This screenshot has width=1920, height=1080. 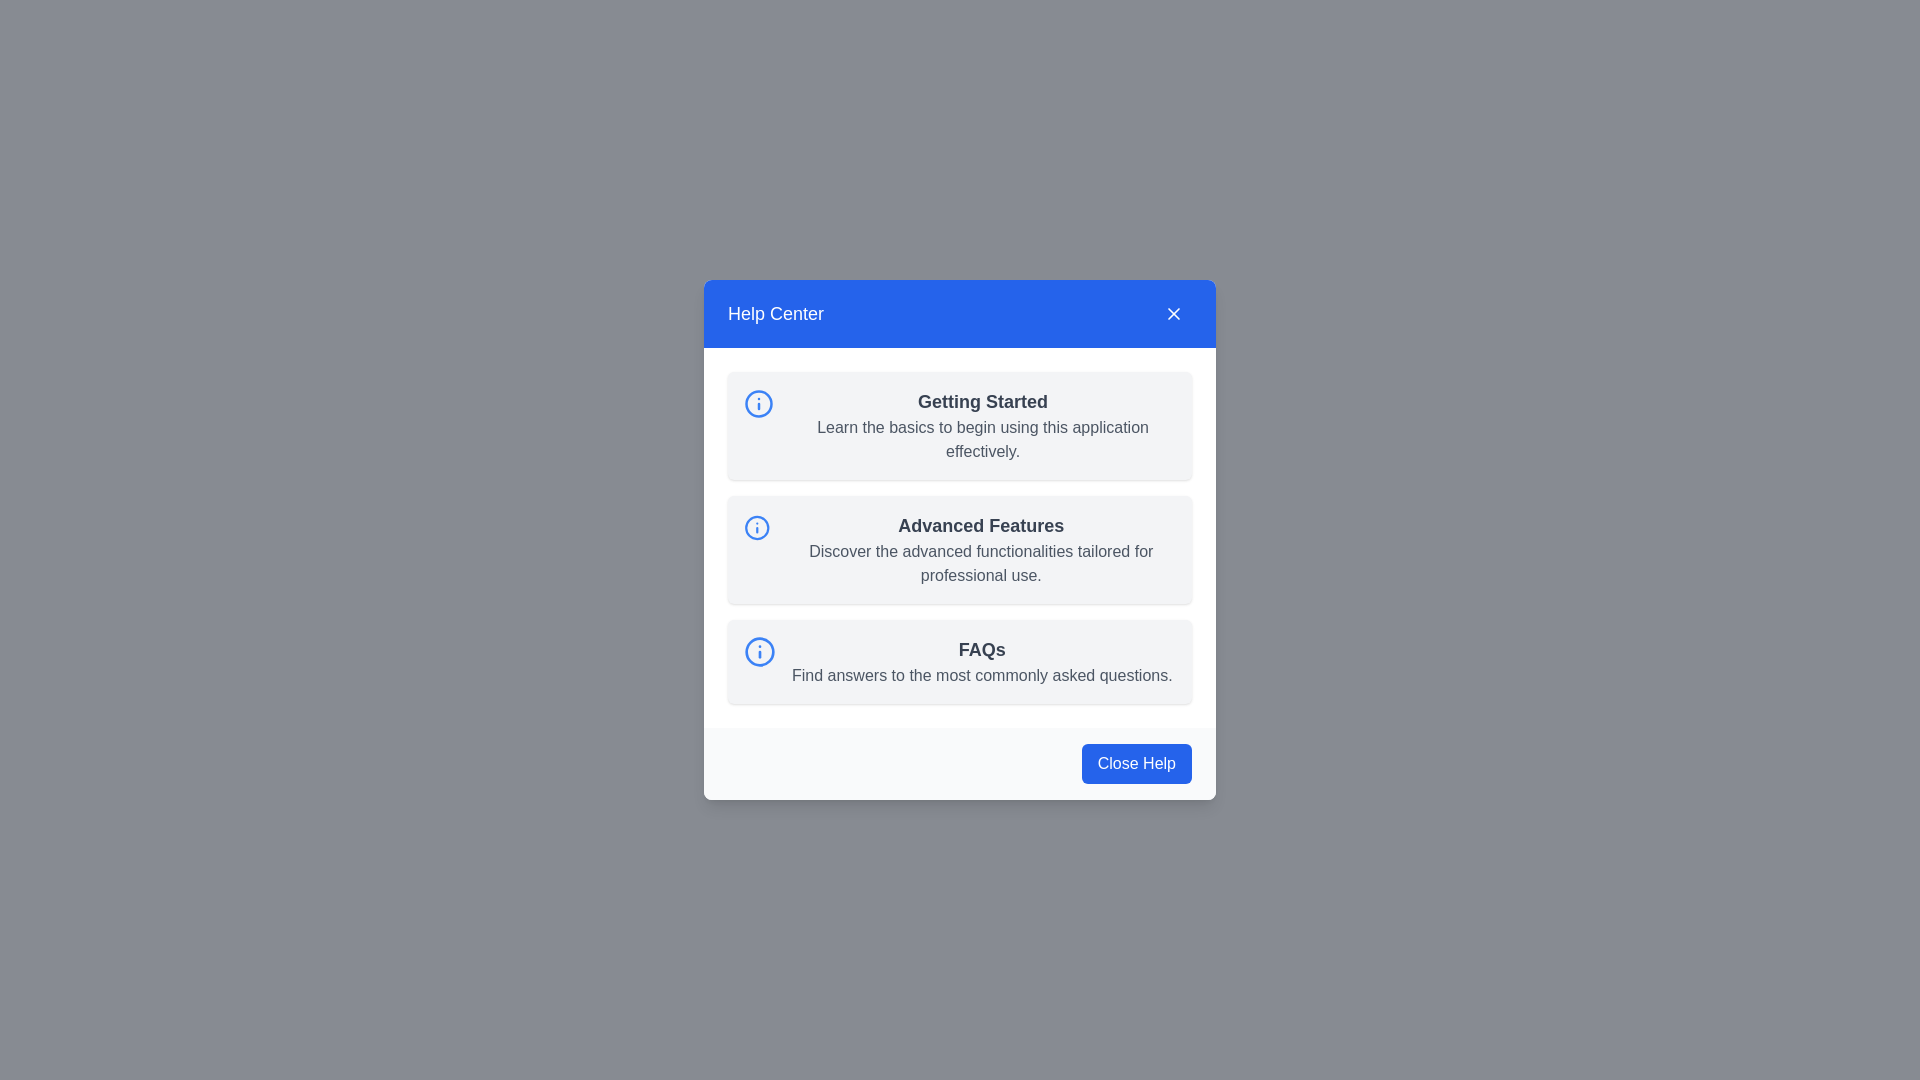 I want to click on the 'Getting Started' text label, which is bold and prominently displayed at the top of the Help Center dialog box, so click(x=983, y=401).